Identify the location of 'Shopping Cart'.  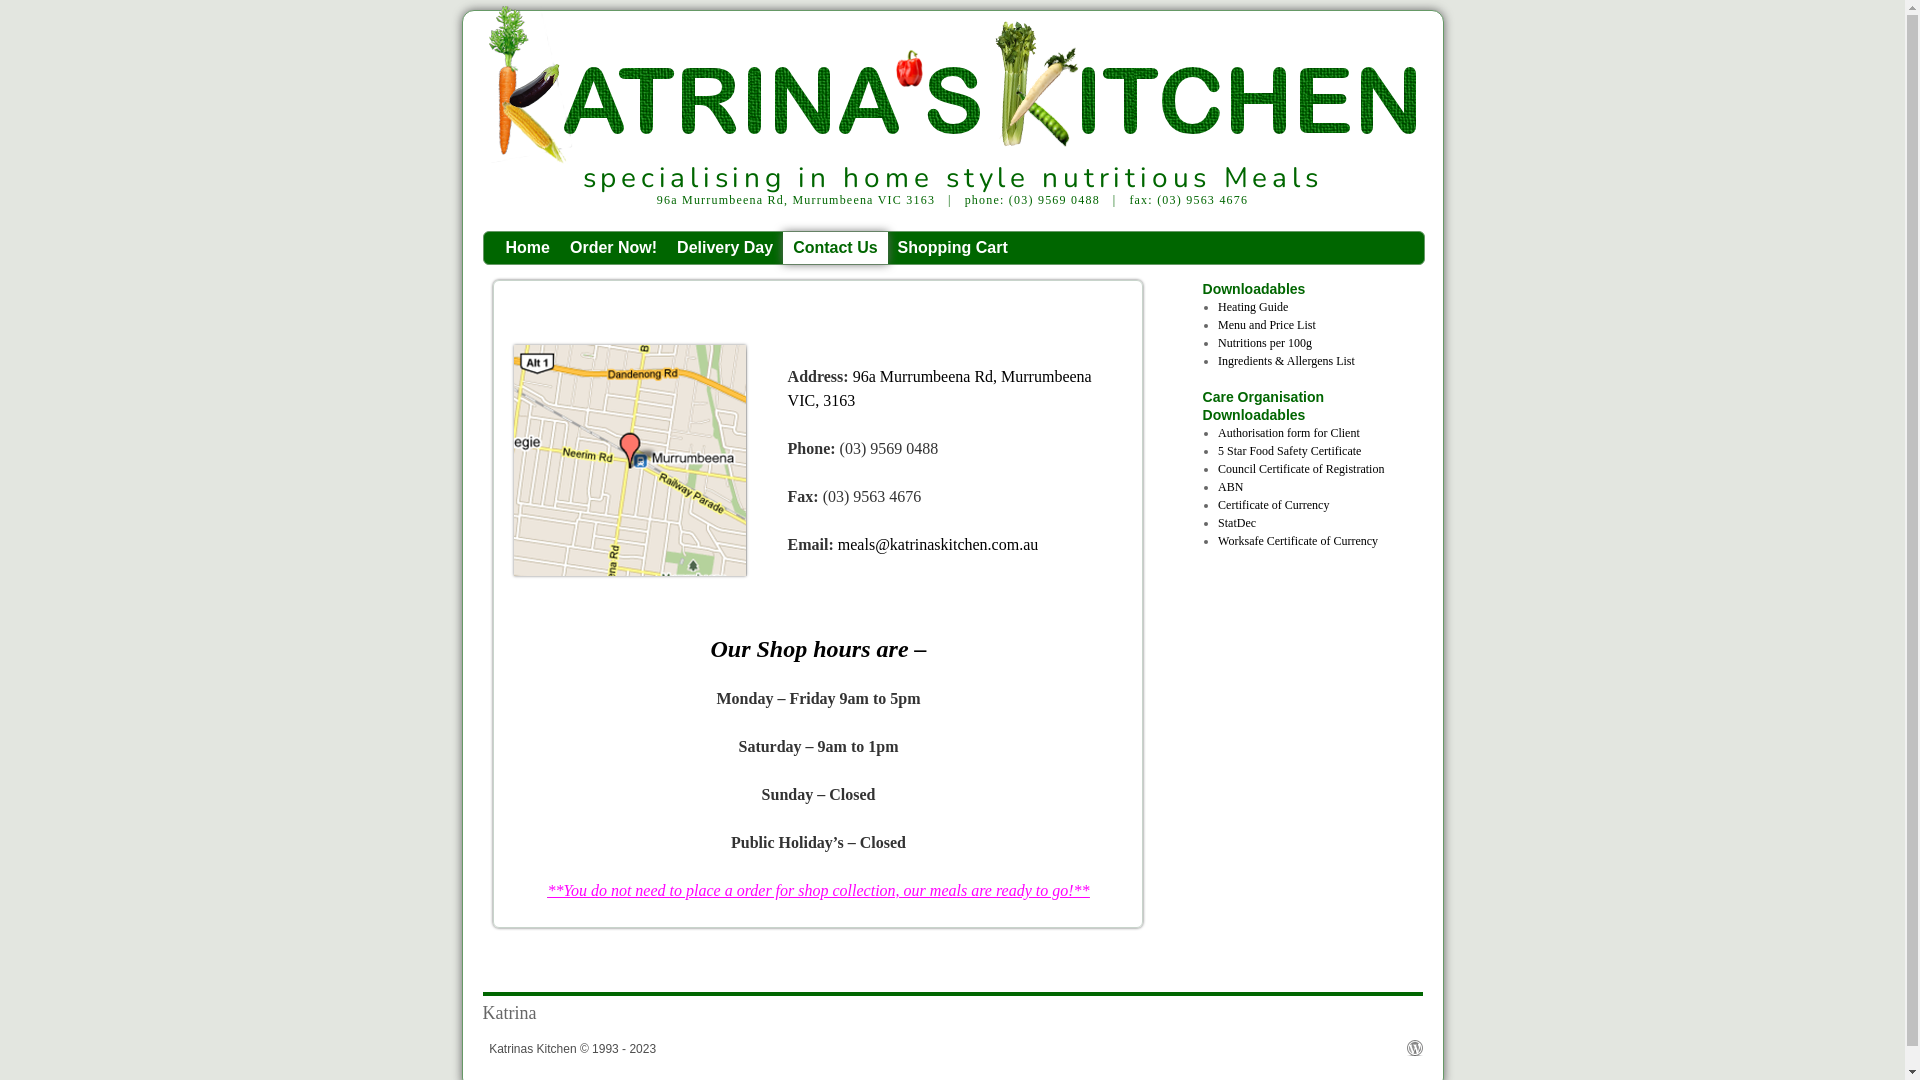
(952, 246).